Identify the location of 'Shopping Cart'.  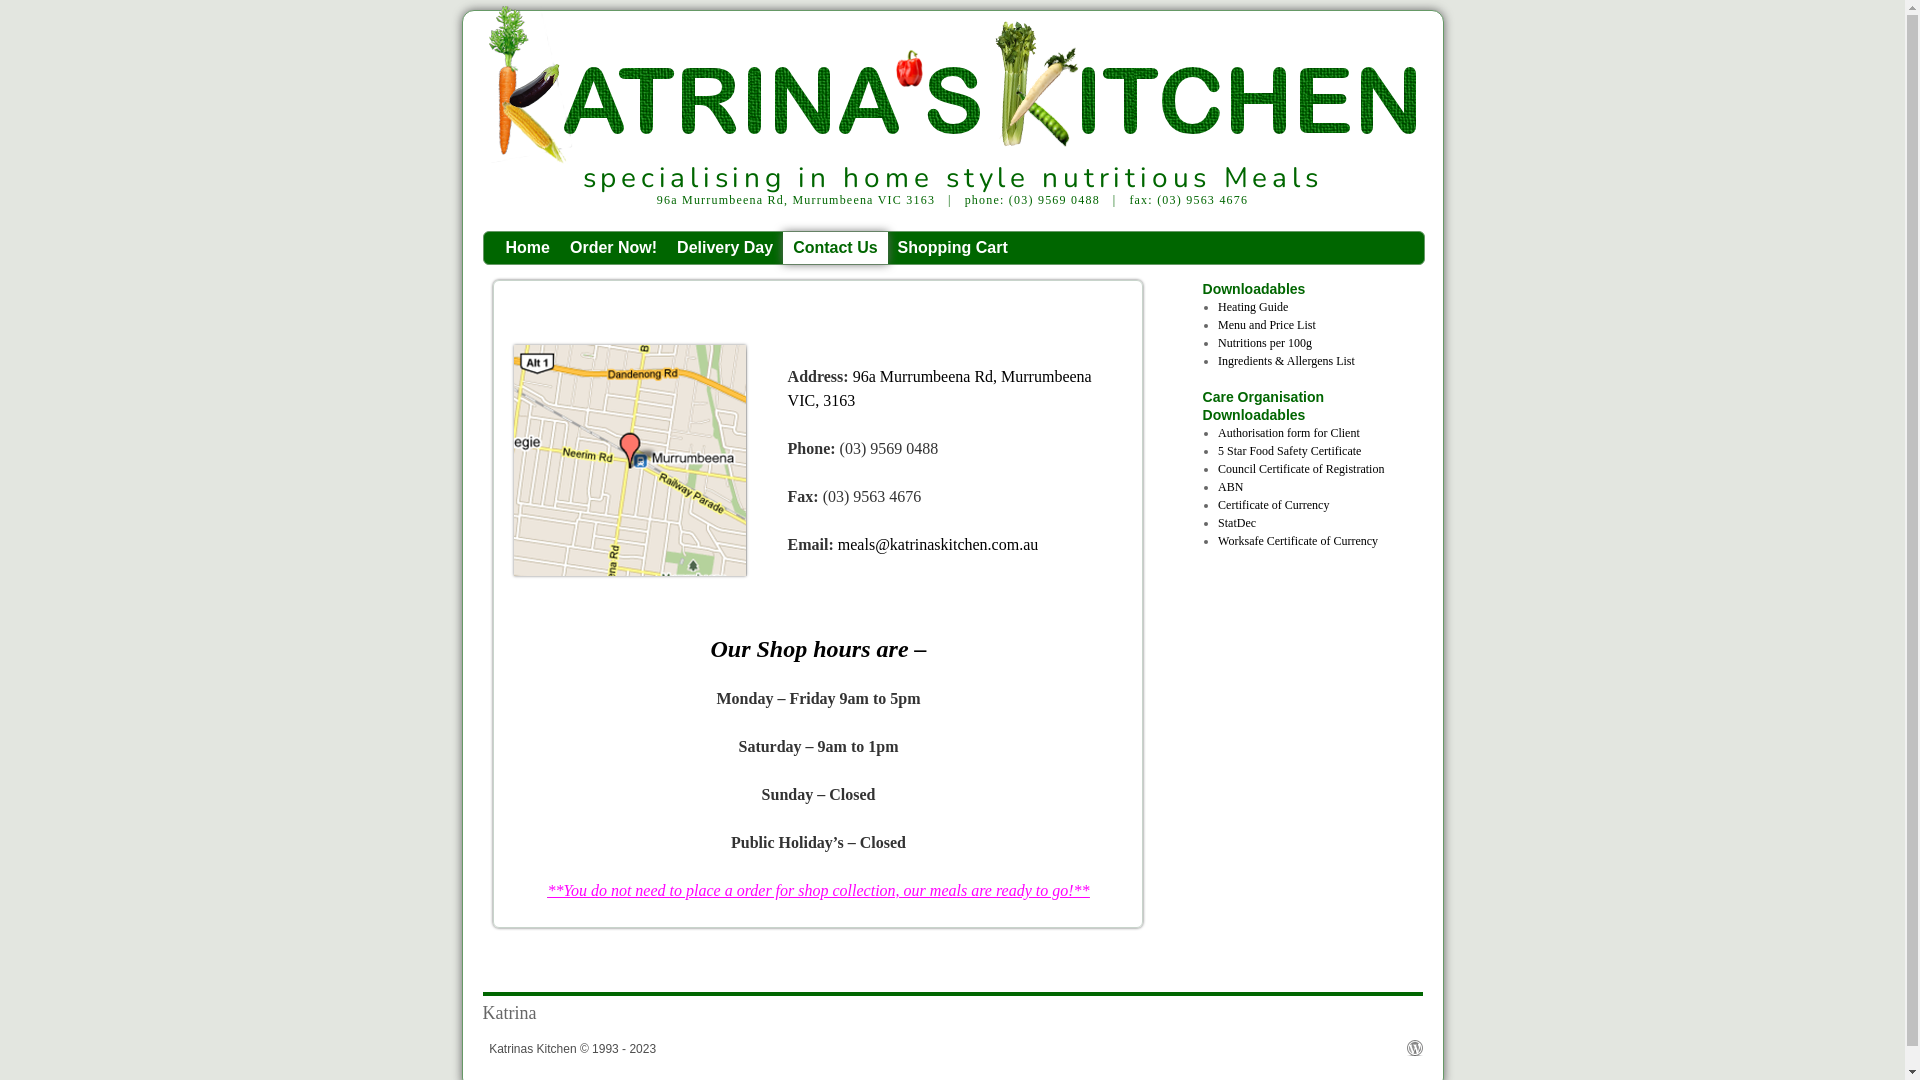
(952, 246).